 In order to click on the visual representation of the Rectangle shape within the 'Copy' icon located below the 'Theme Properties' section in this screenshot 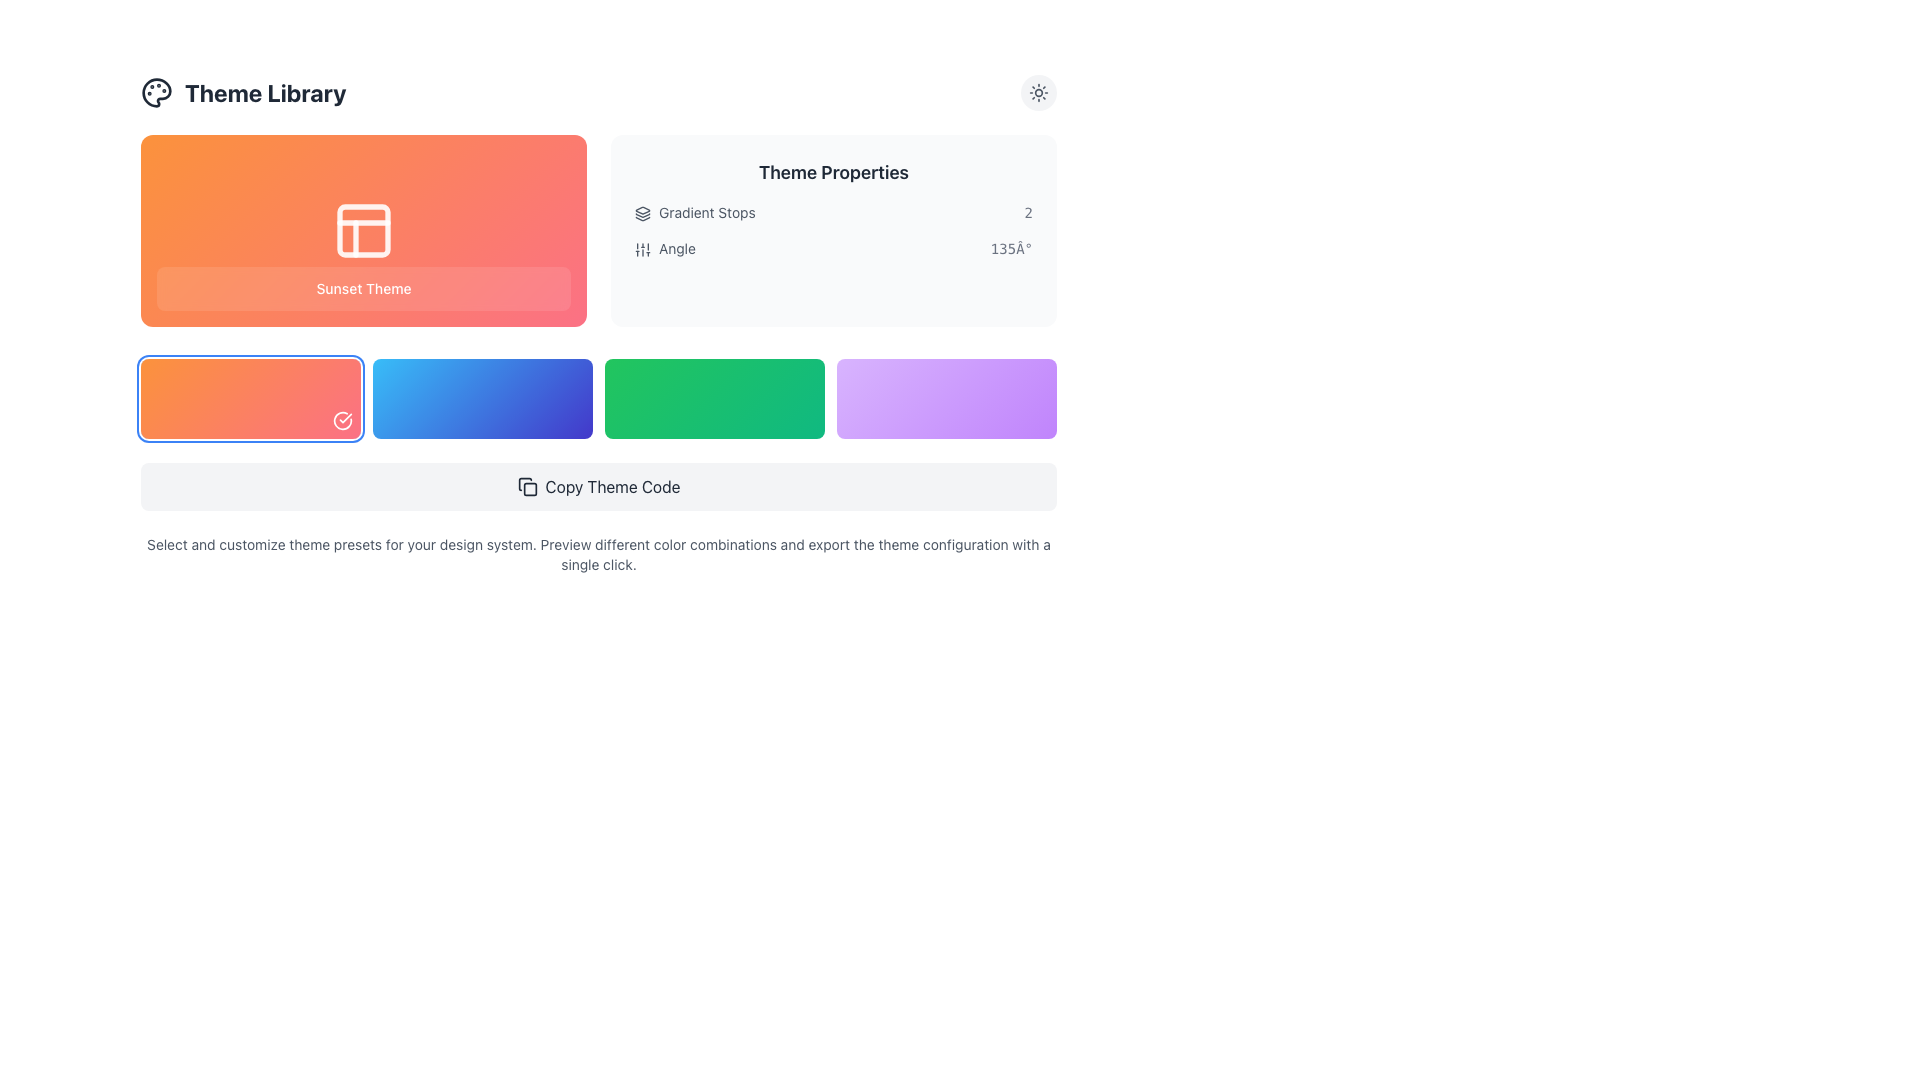, I will do `click(529, 489)`.